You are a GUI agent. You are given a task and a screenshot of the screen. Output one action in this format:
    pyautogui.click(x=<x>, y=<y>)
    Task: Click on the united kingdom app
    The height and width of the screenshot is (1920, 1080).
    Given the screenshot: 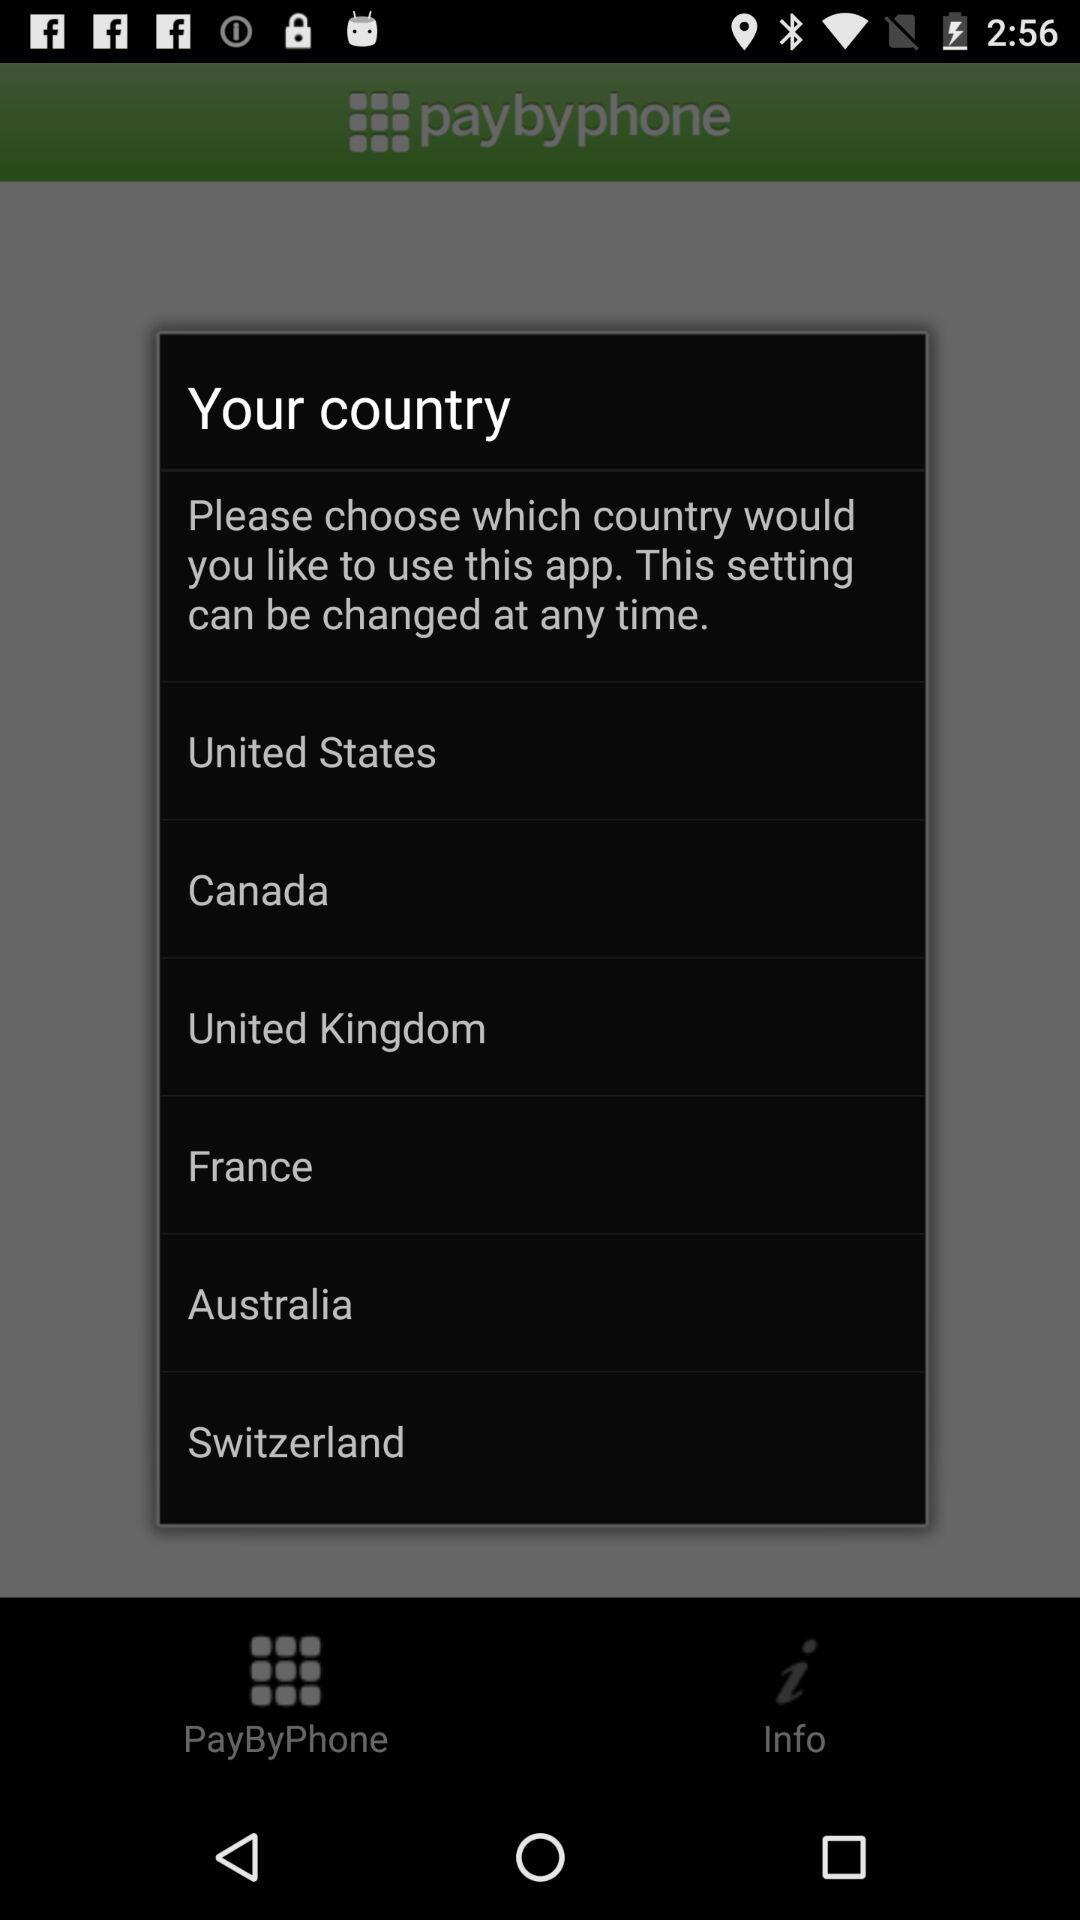 What is the action you would take?
    pyautogui.click(x=542, y=1026)
    